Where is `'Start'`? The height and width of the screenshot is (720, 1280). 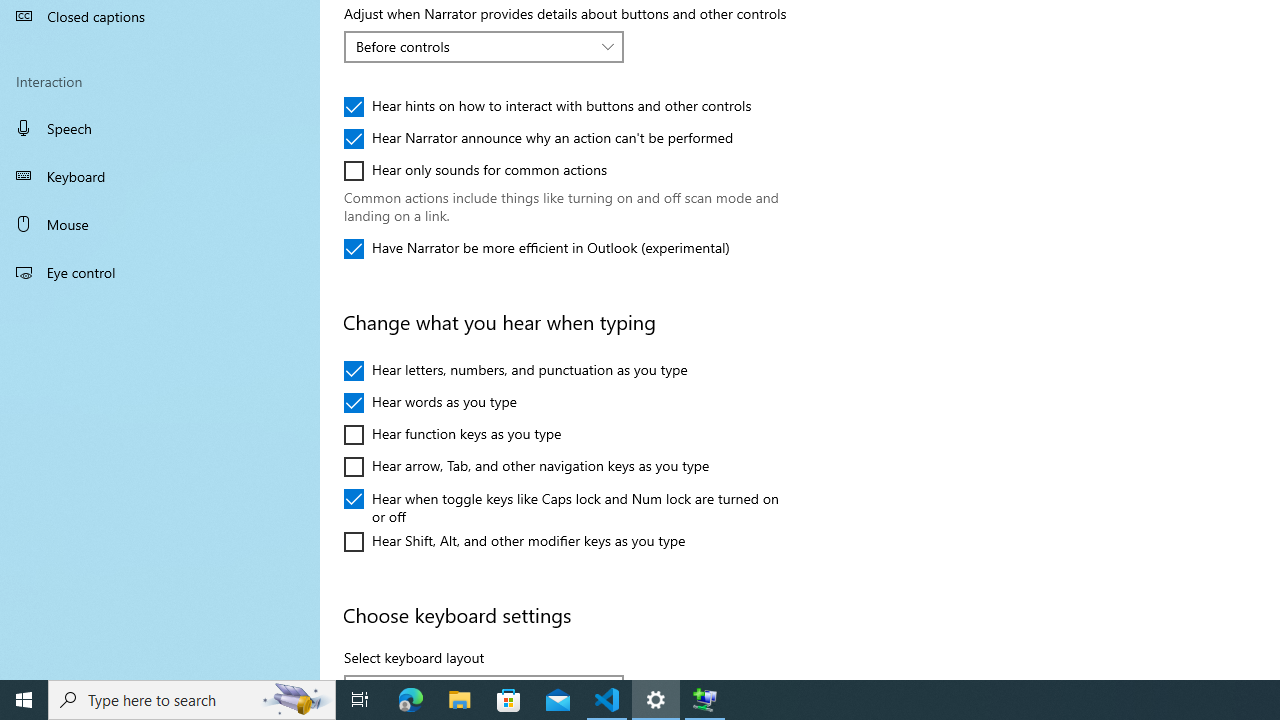 'Start' is located at coordinates (24, 698).